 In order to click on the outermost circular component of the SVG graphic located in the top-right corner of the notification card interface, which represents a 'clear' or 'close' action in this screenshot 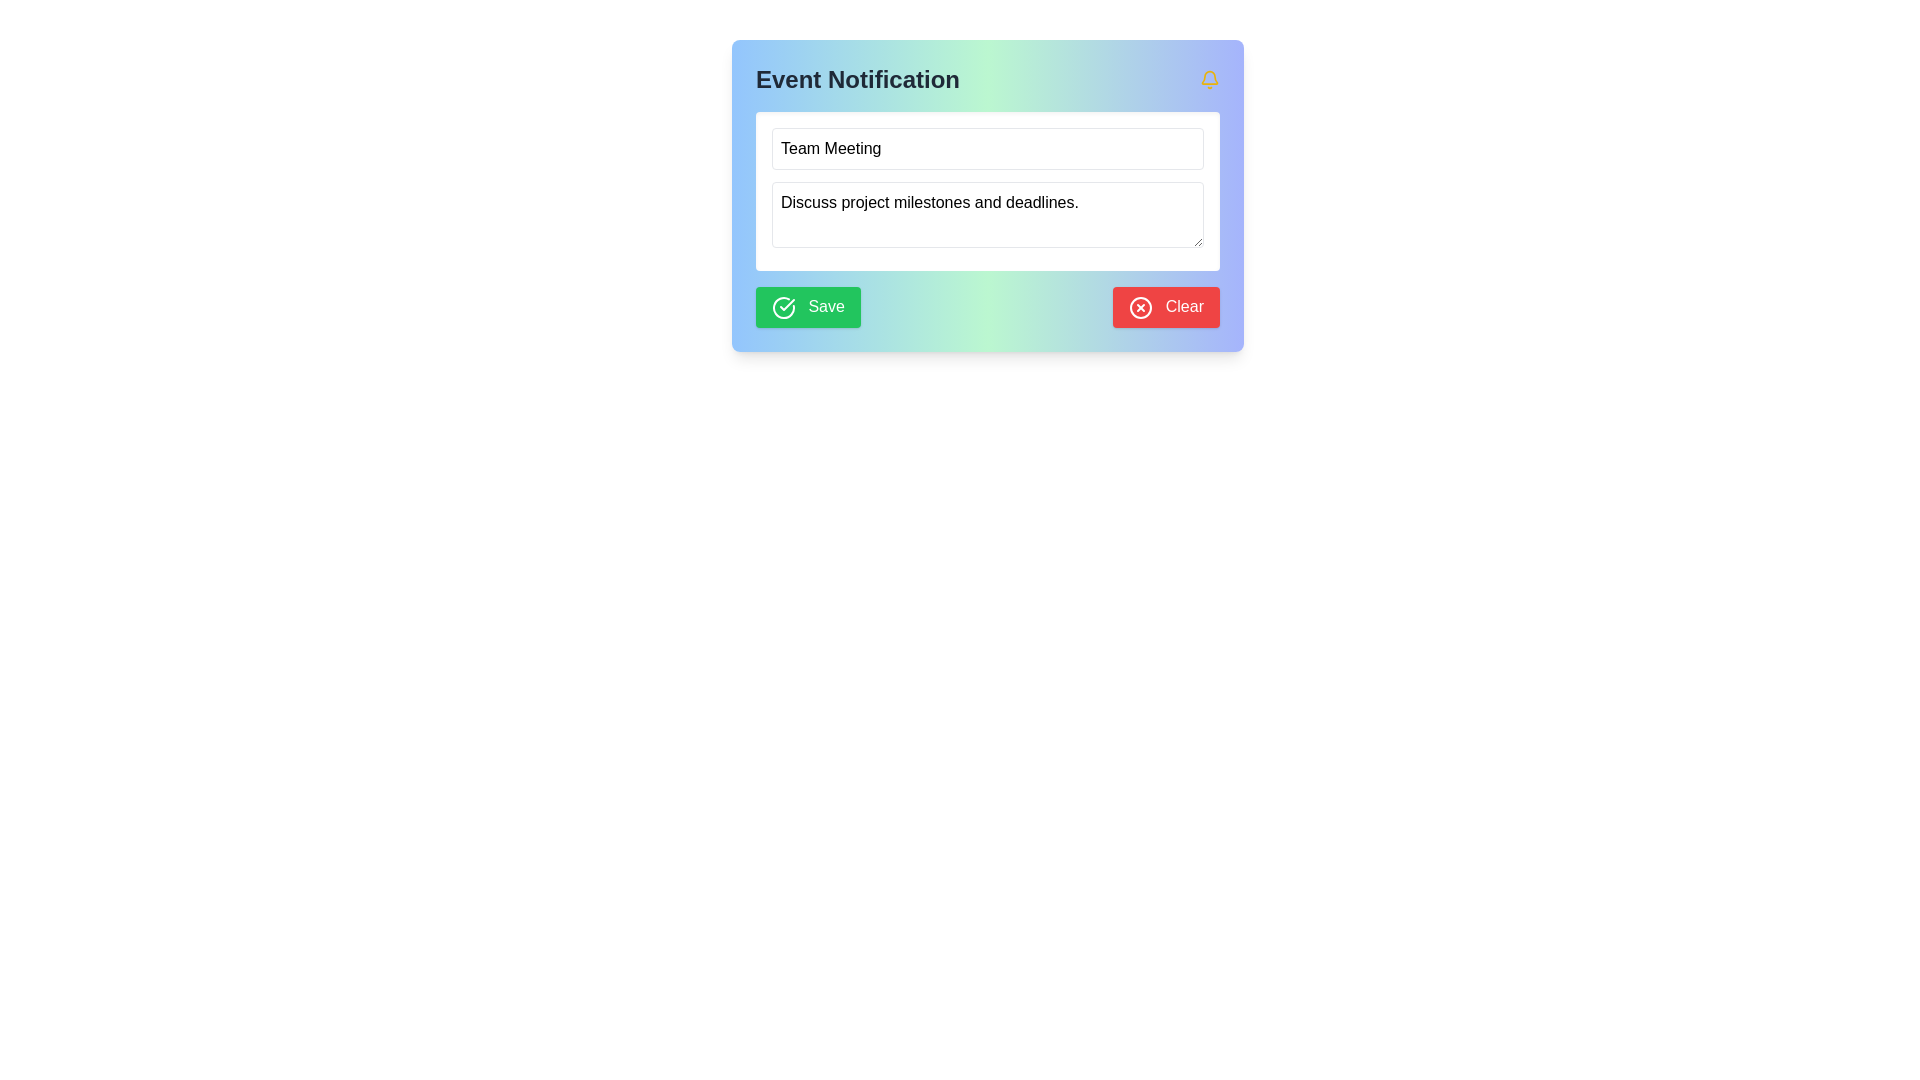, I will do `click(1141, 307)`.